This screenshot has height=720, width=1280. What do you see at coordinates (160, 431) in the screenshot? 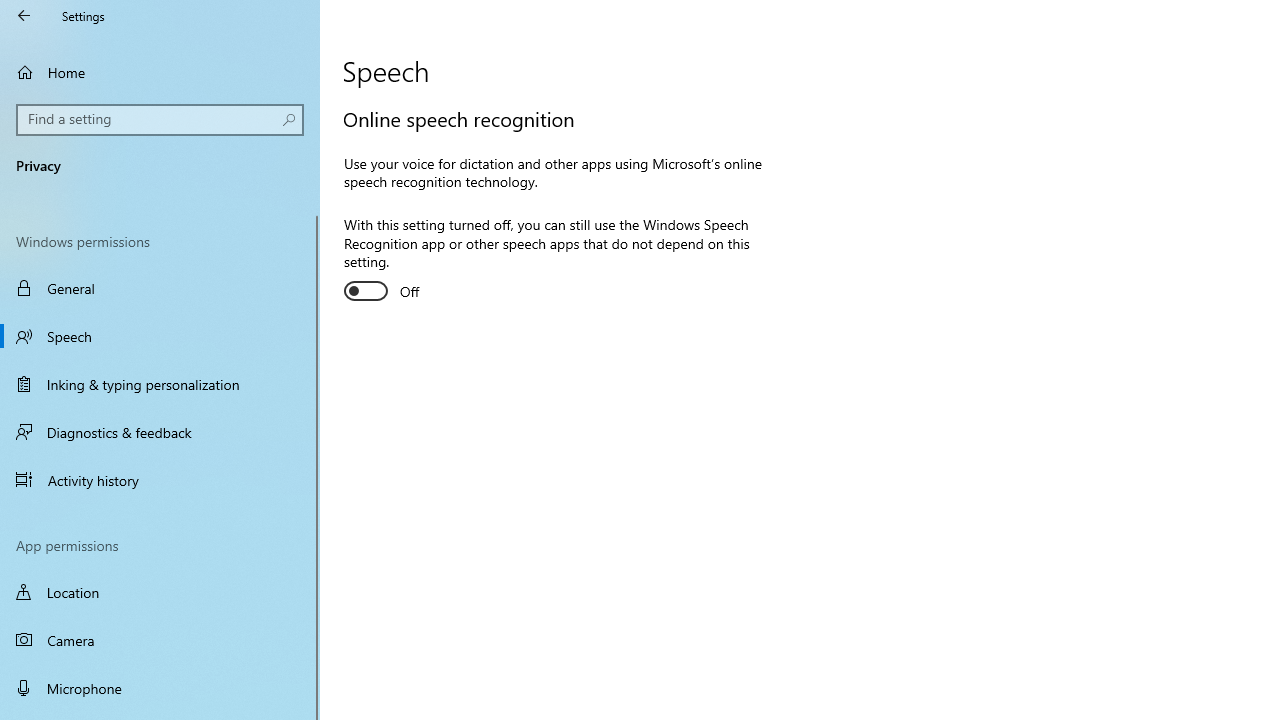
I see `'Diagnostics & feedback'` at bounding box center [160, 431].